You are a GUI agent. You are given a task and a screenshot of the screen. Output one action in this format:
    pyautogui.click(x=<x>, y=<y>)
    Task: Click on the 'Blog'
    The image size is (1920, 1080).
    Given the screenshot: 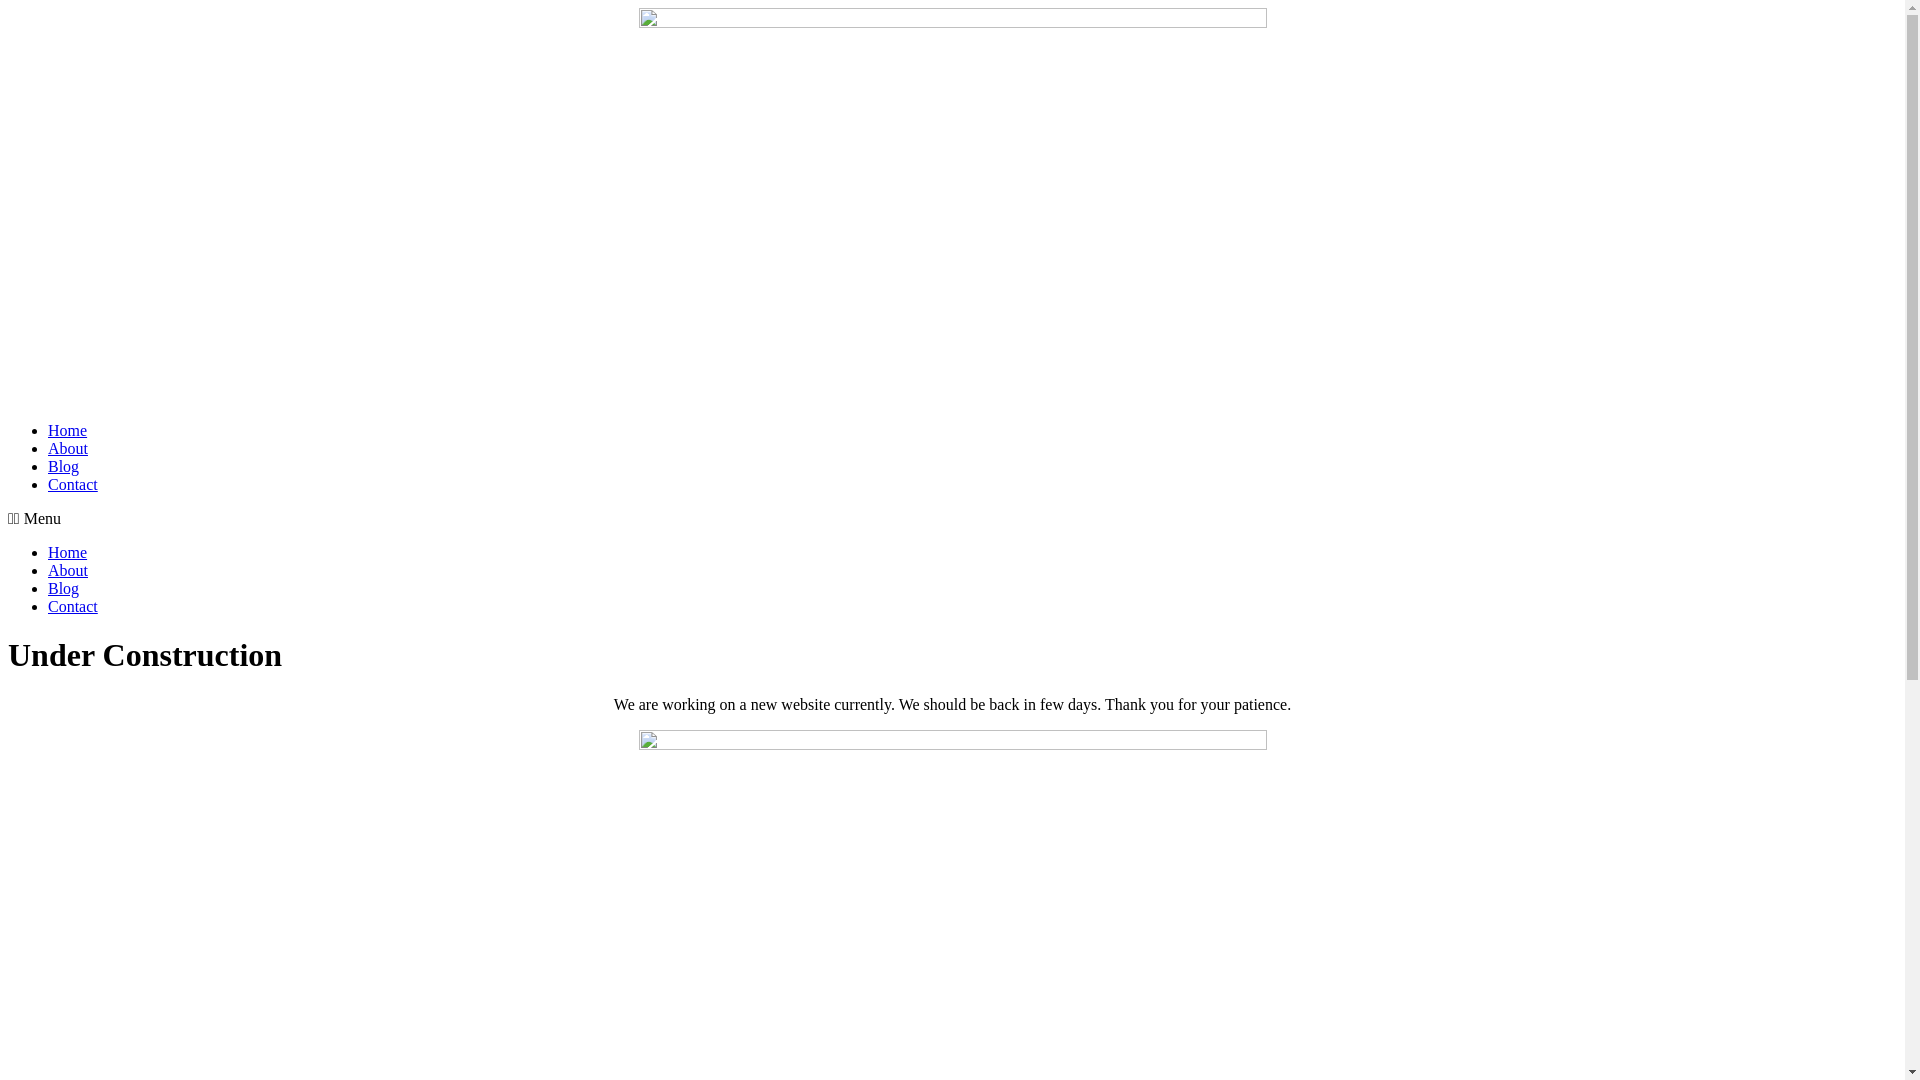 What is the action you would take?
    pyautogui.click(x=63, y=587)
    